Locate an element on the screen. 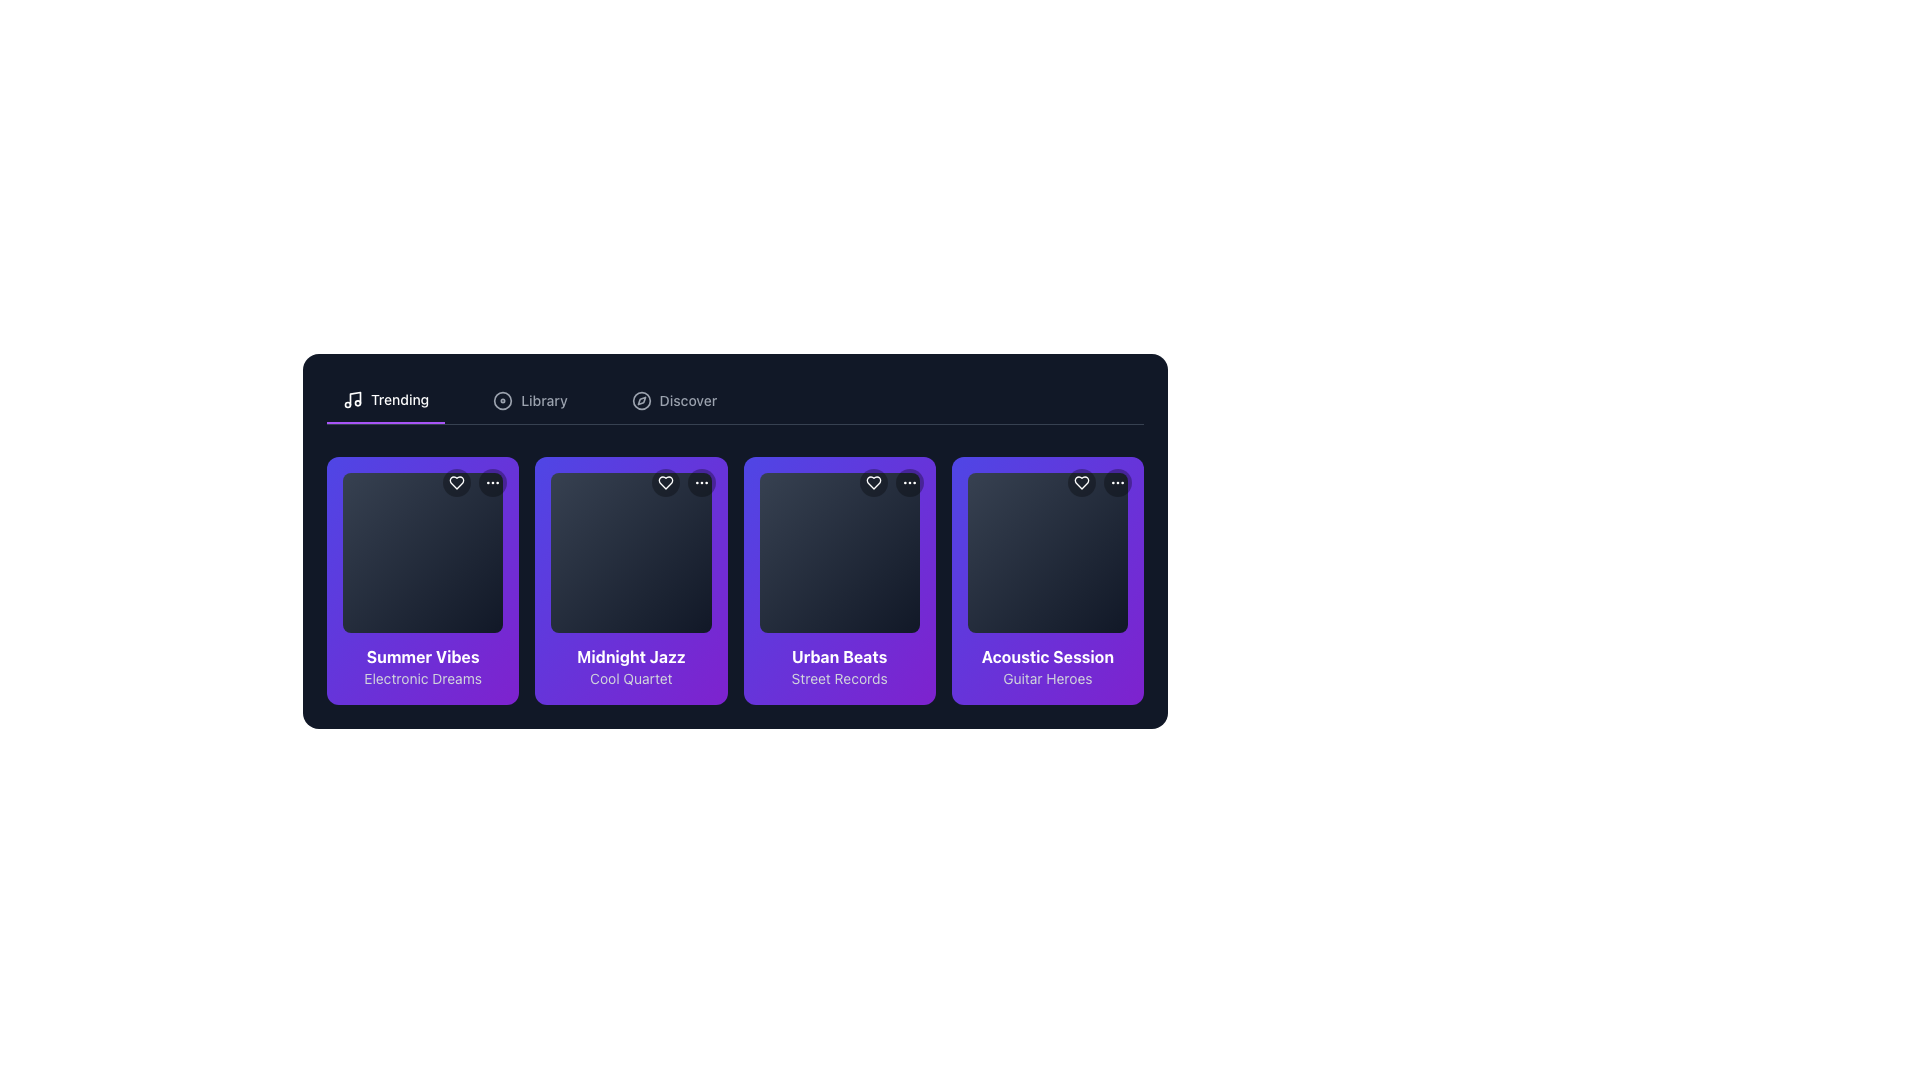  text 'Midnight Jazz', which is a bold label located at the top of the text area within the second card in the 'Trending' section, characterized by a purple background is located at coordinates (630, 657).